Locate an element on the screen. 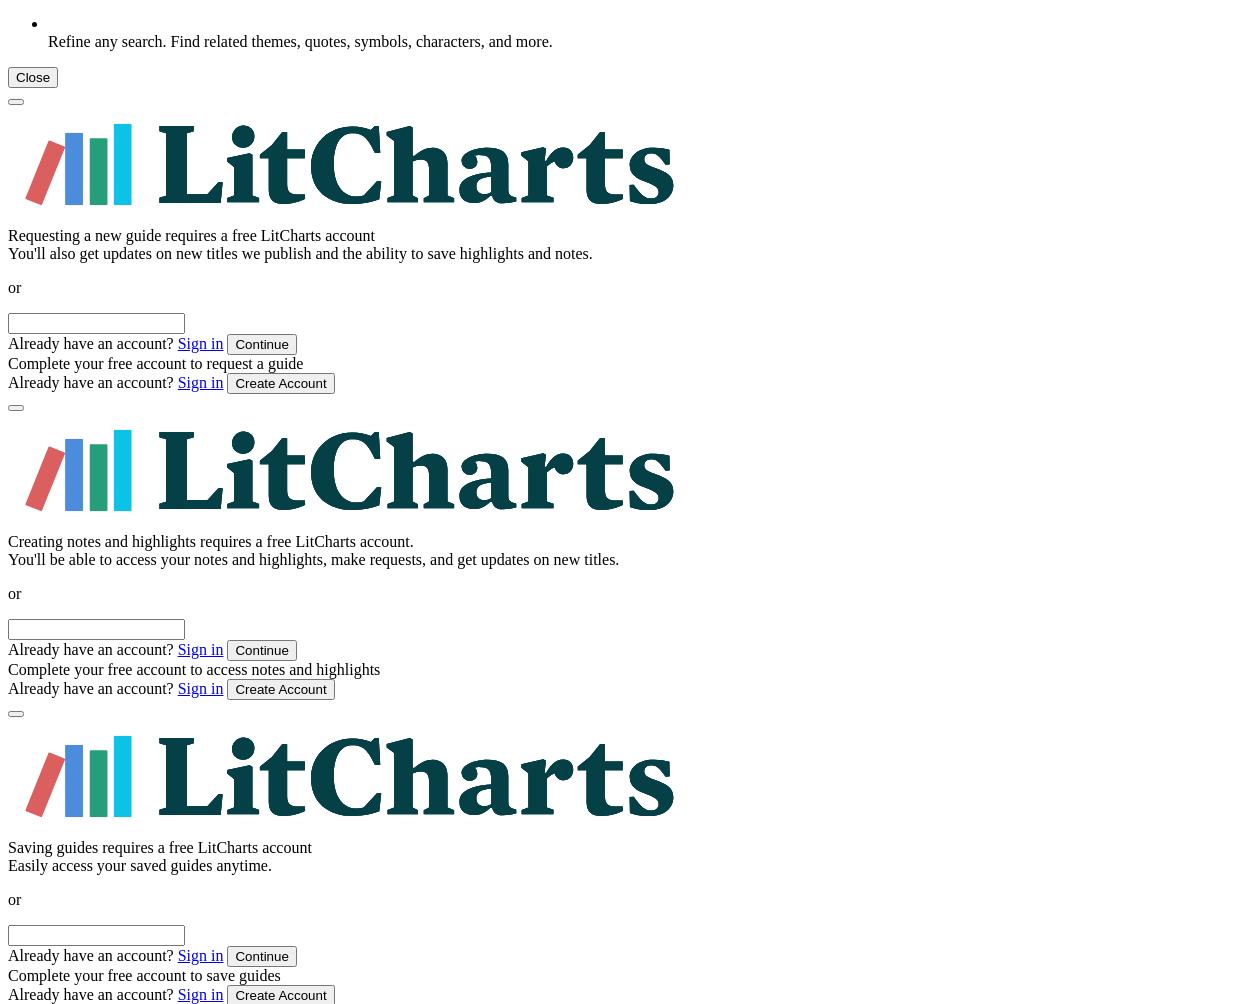 Image resolution: width=1248 pixels, height=1004 pixels. 'Requesting a new guide requires a free LitCharts account' is located at coordinates (7, 233).